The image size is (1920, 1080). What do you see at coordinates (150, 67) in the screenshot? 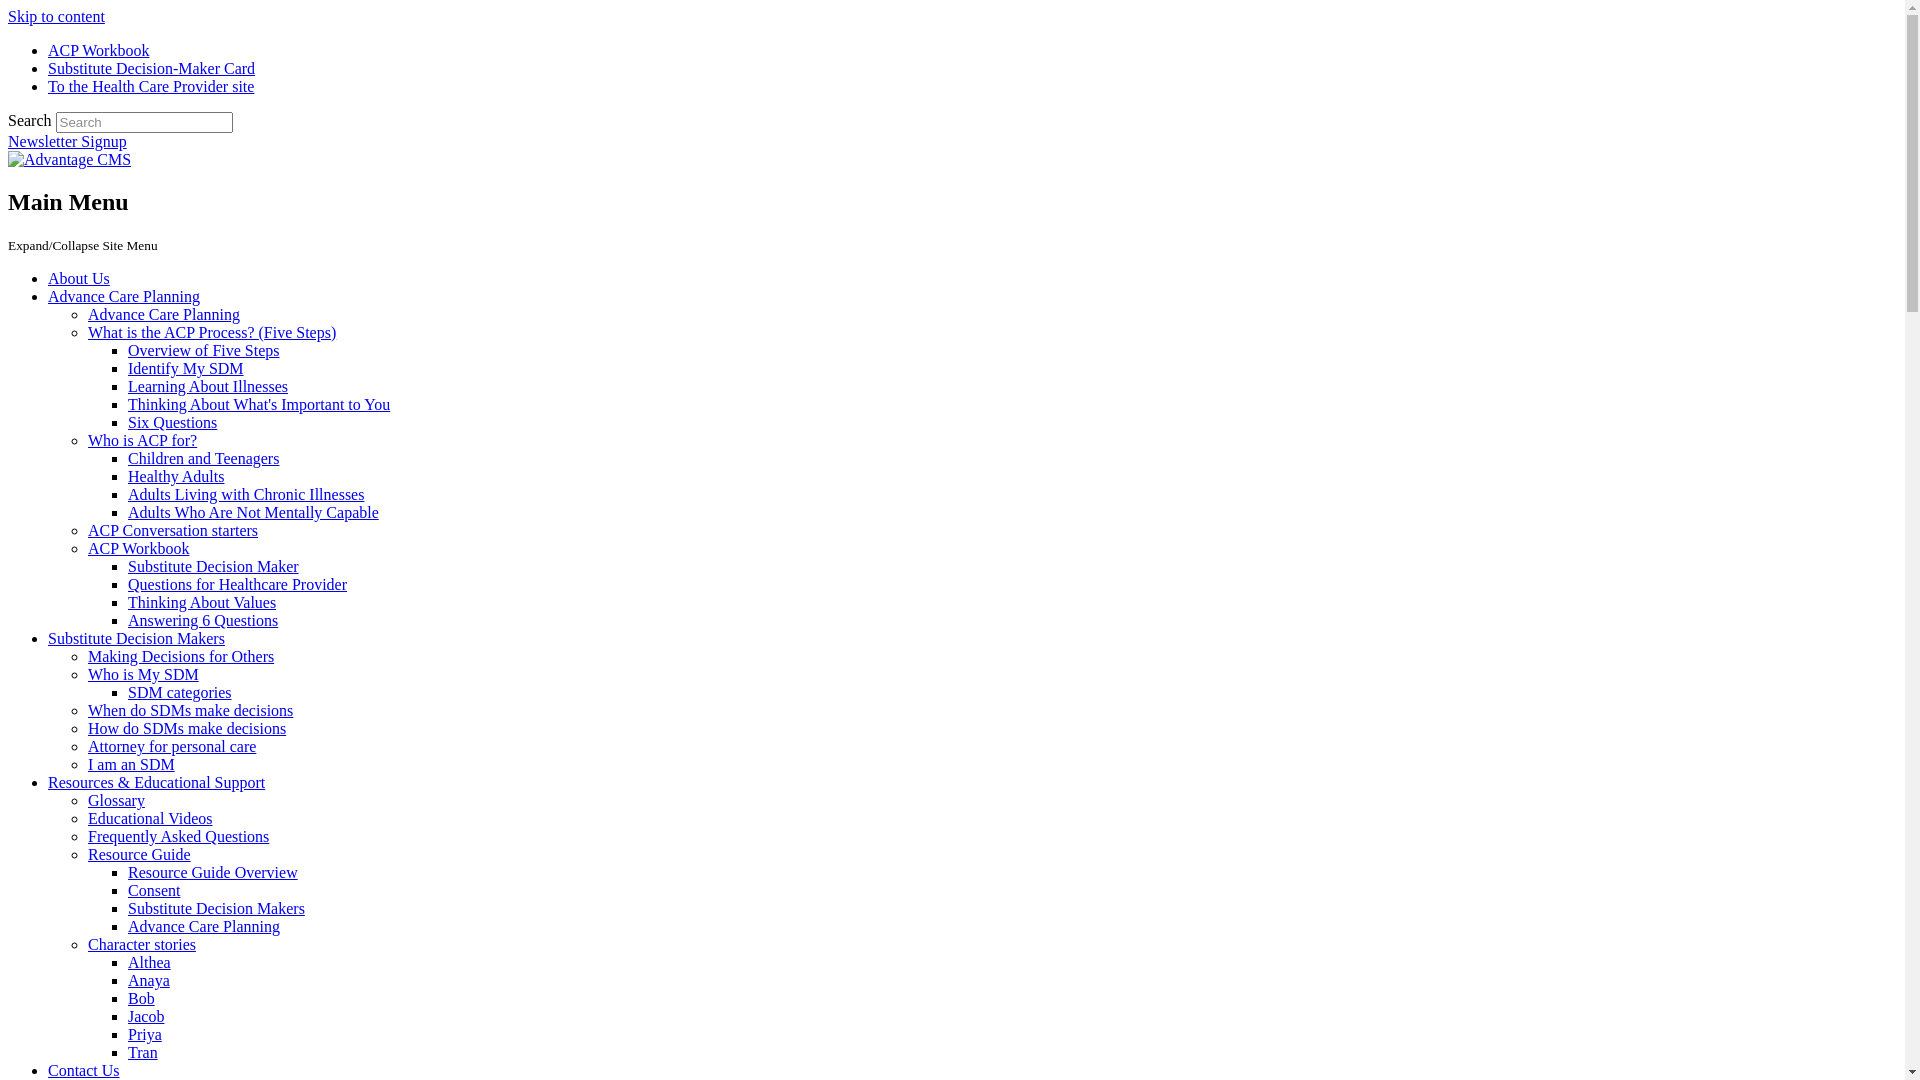
I see `'Substitute Decision-Maker Card'` at bounding box center [150, 67].